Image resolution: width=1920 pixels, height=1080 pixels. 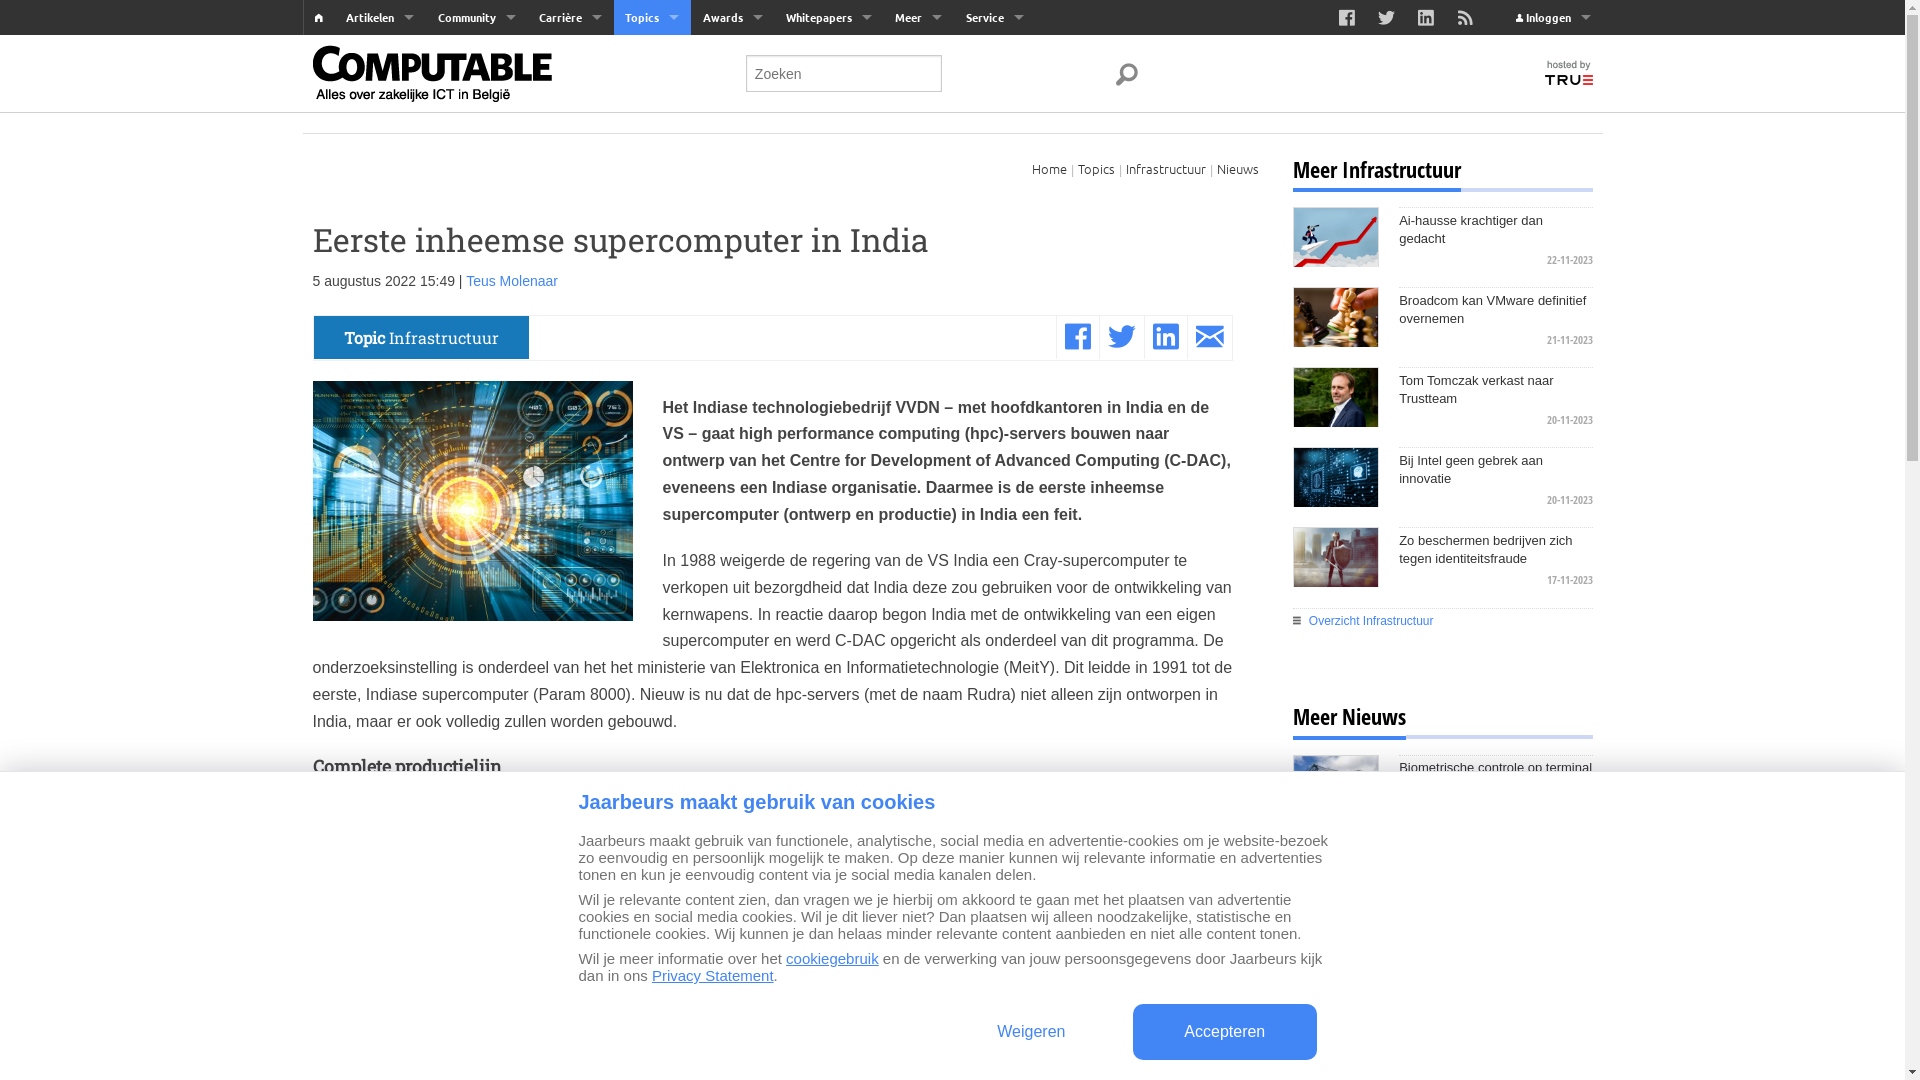 I want to click on 'Bij Intel geen gebrek aan innovatie', so click(x=1495, y=470).